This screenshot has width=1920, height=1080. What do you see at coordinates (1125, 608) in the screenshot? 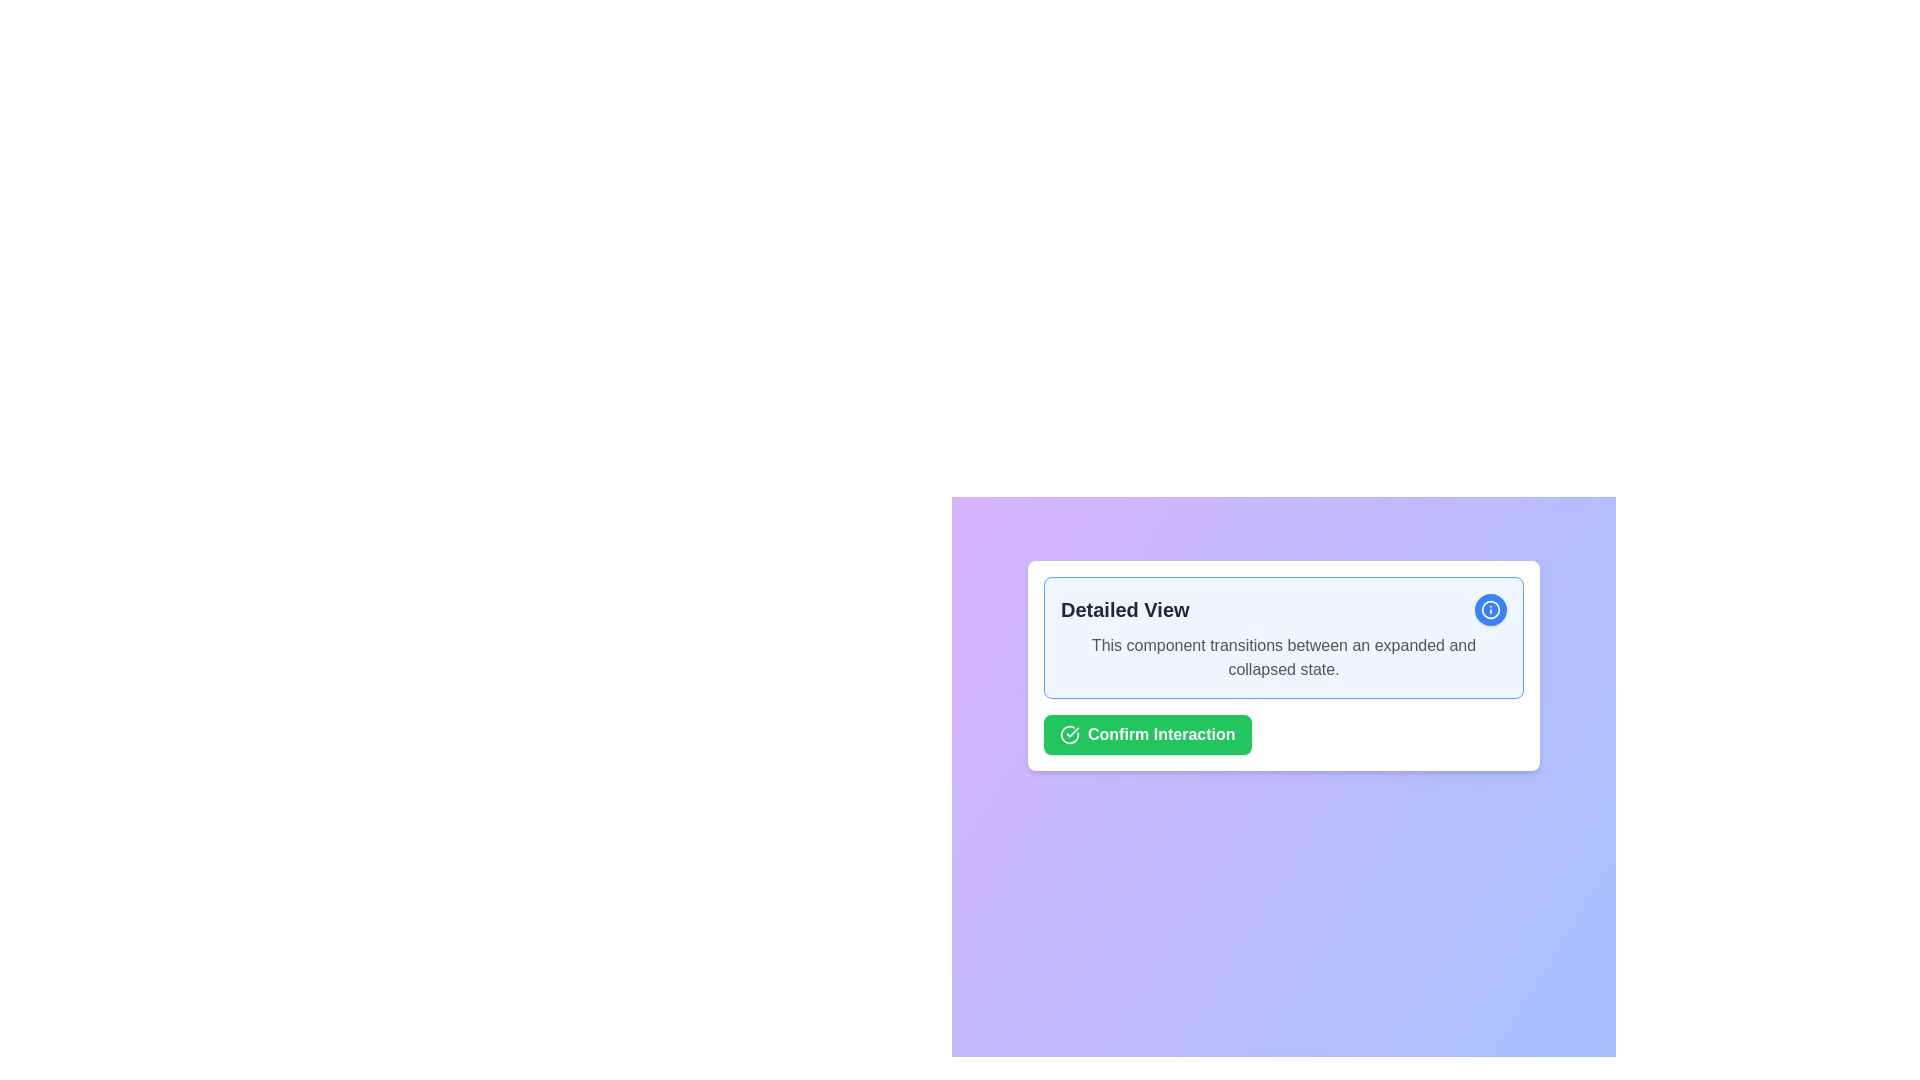
I see `text content of the Text Label displaying 'Detailed View' located at the top-left corner of the content block` at bounding box center [1125, 608].